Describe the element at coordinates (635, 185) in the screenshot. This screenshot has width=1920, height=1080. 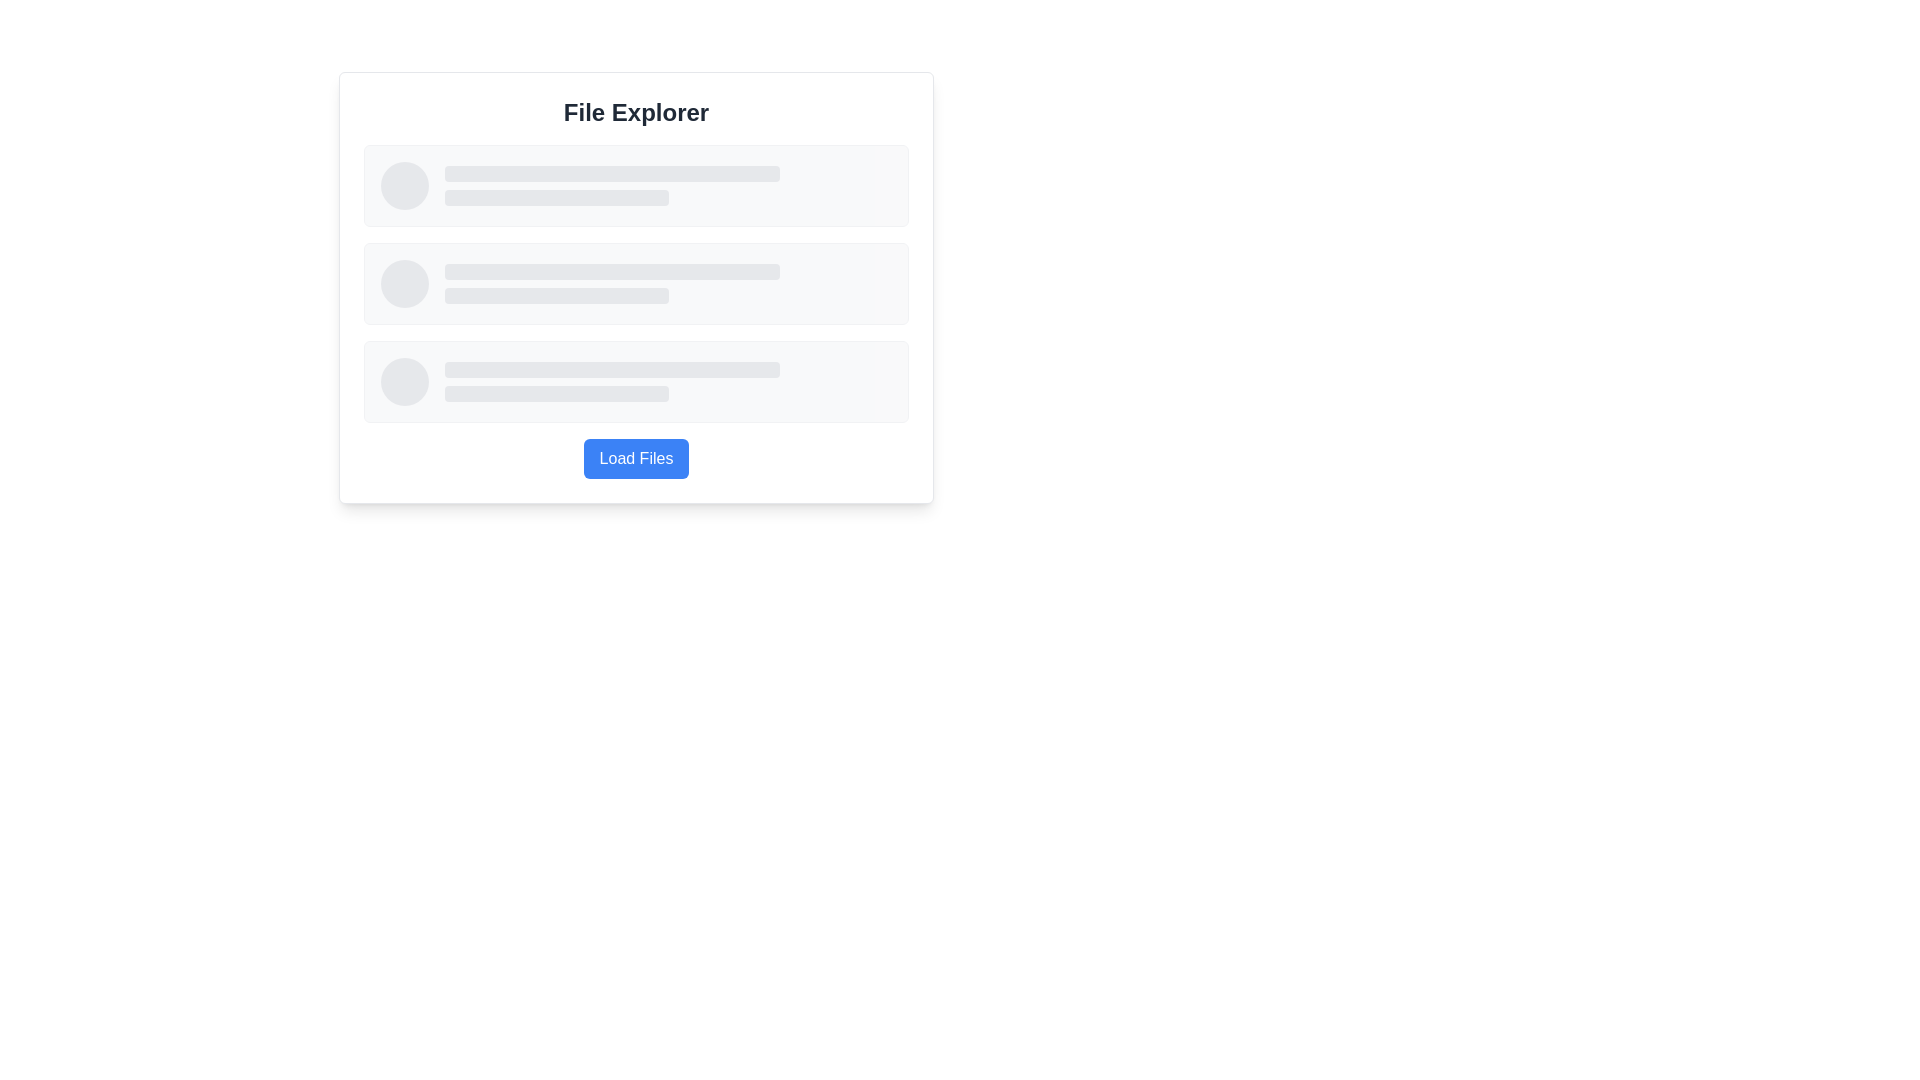
I see `the rectangular placeholder in the file explorer's loading state, positioned directly beneath the 'File Explorer' title` at that location.